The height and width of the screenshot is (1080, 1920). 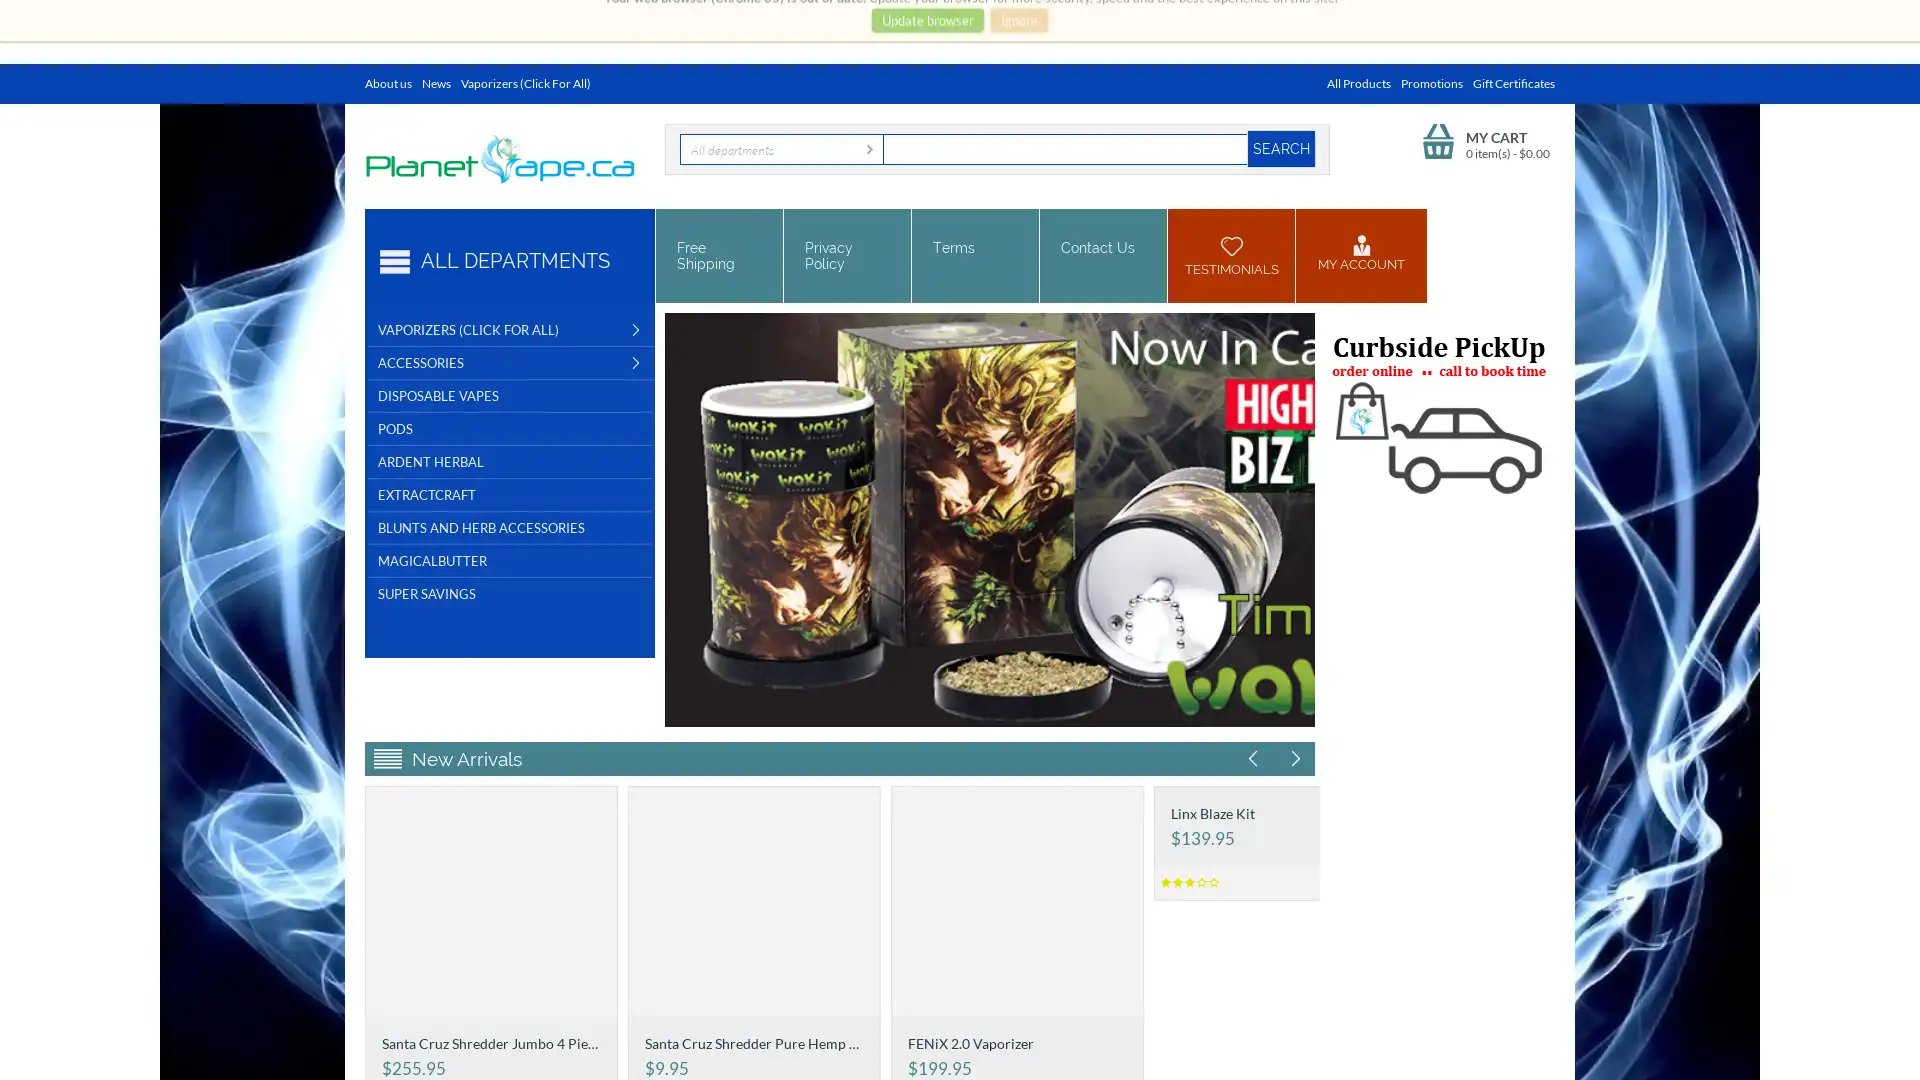 What do you see at coordinates (1019, 42) in the screenshot?
I see `Ignore` at bounding box center [1019, 42].